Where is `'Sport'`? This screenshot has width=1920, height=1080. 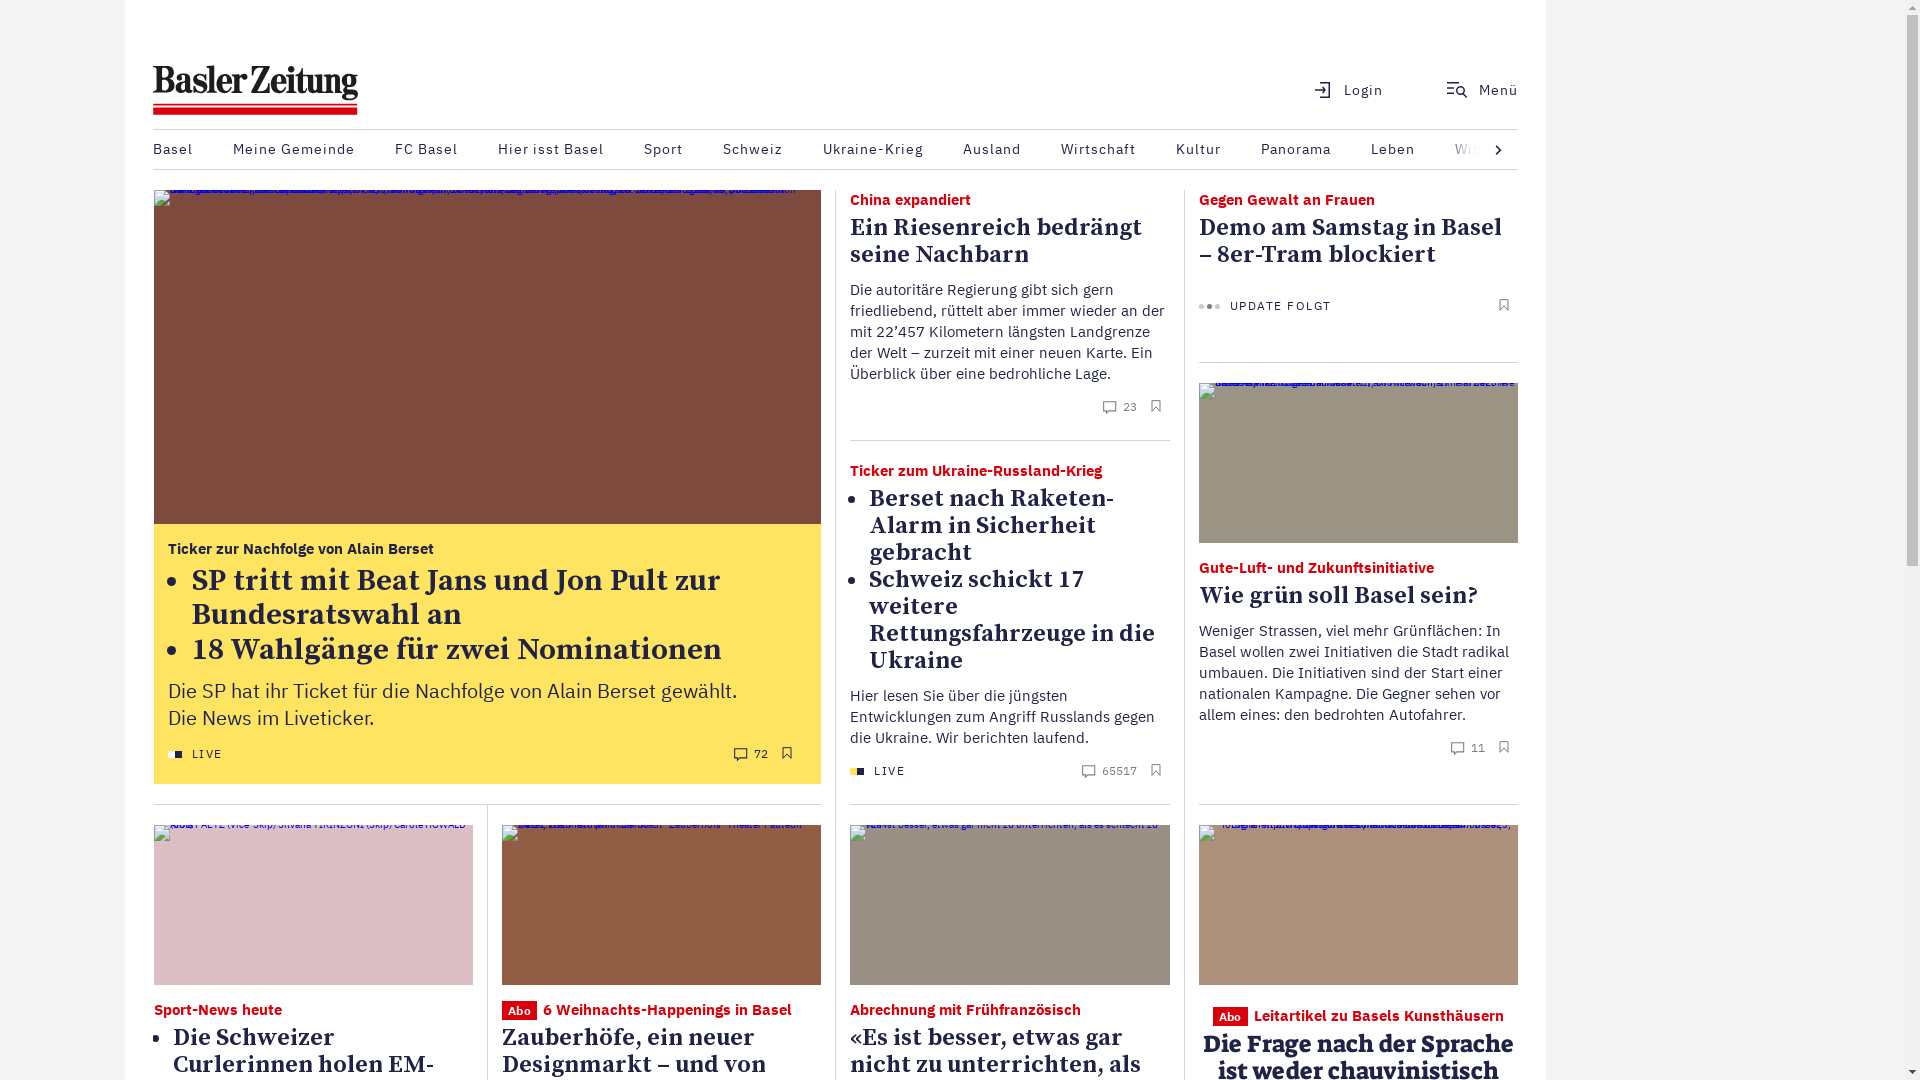
'Sport' is located at coordinates (663, 148).